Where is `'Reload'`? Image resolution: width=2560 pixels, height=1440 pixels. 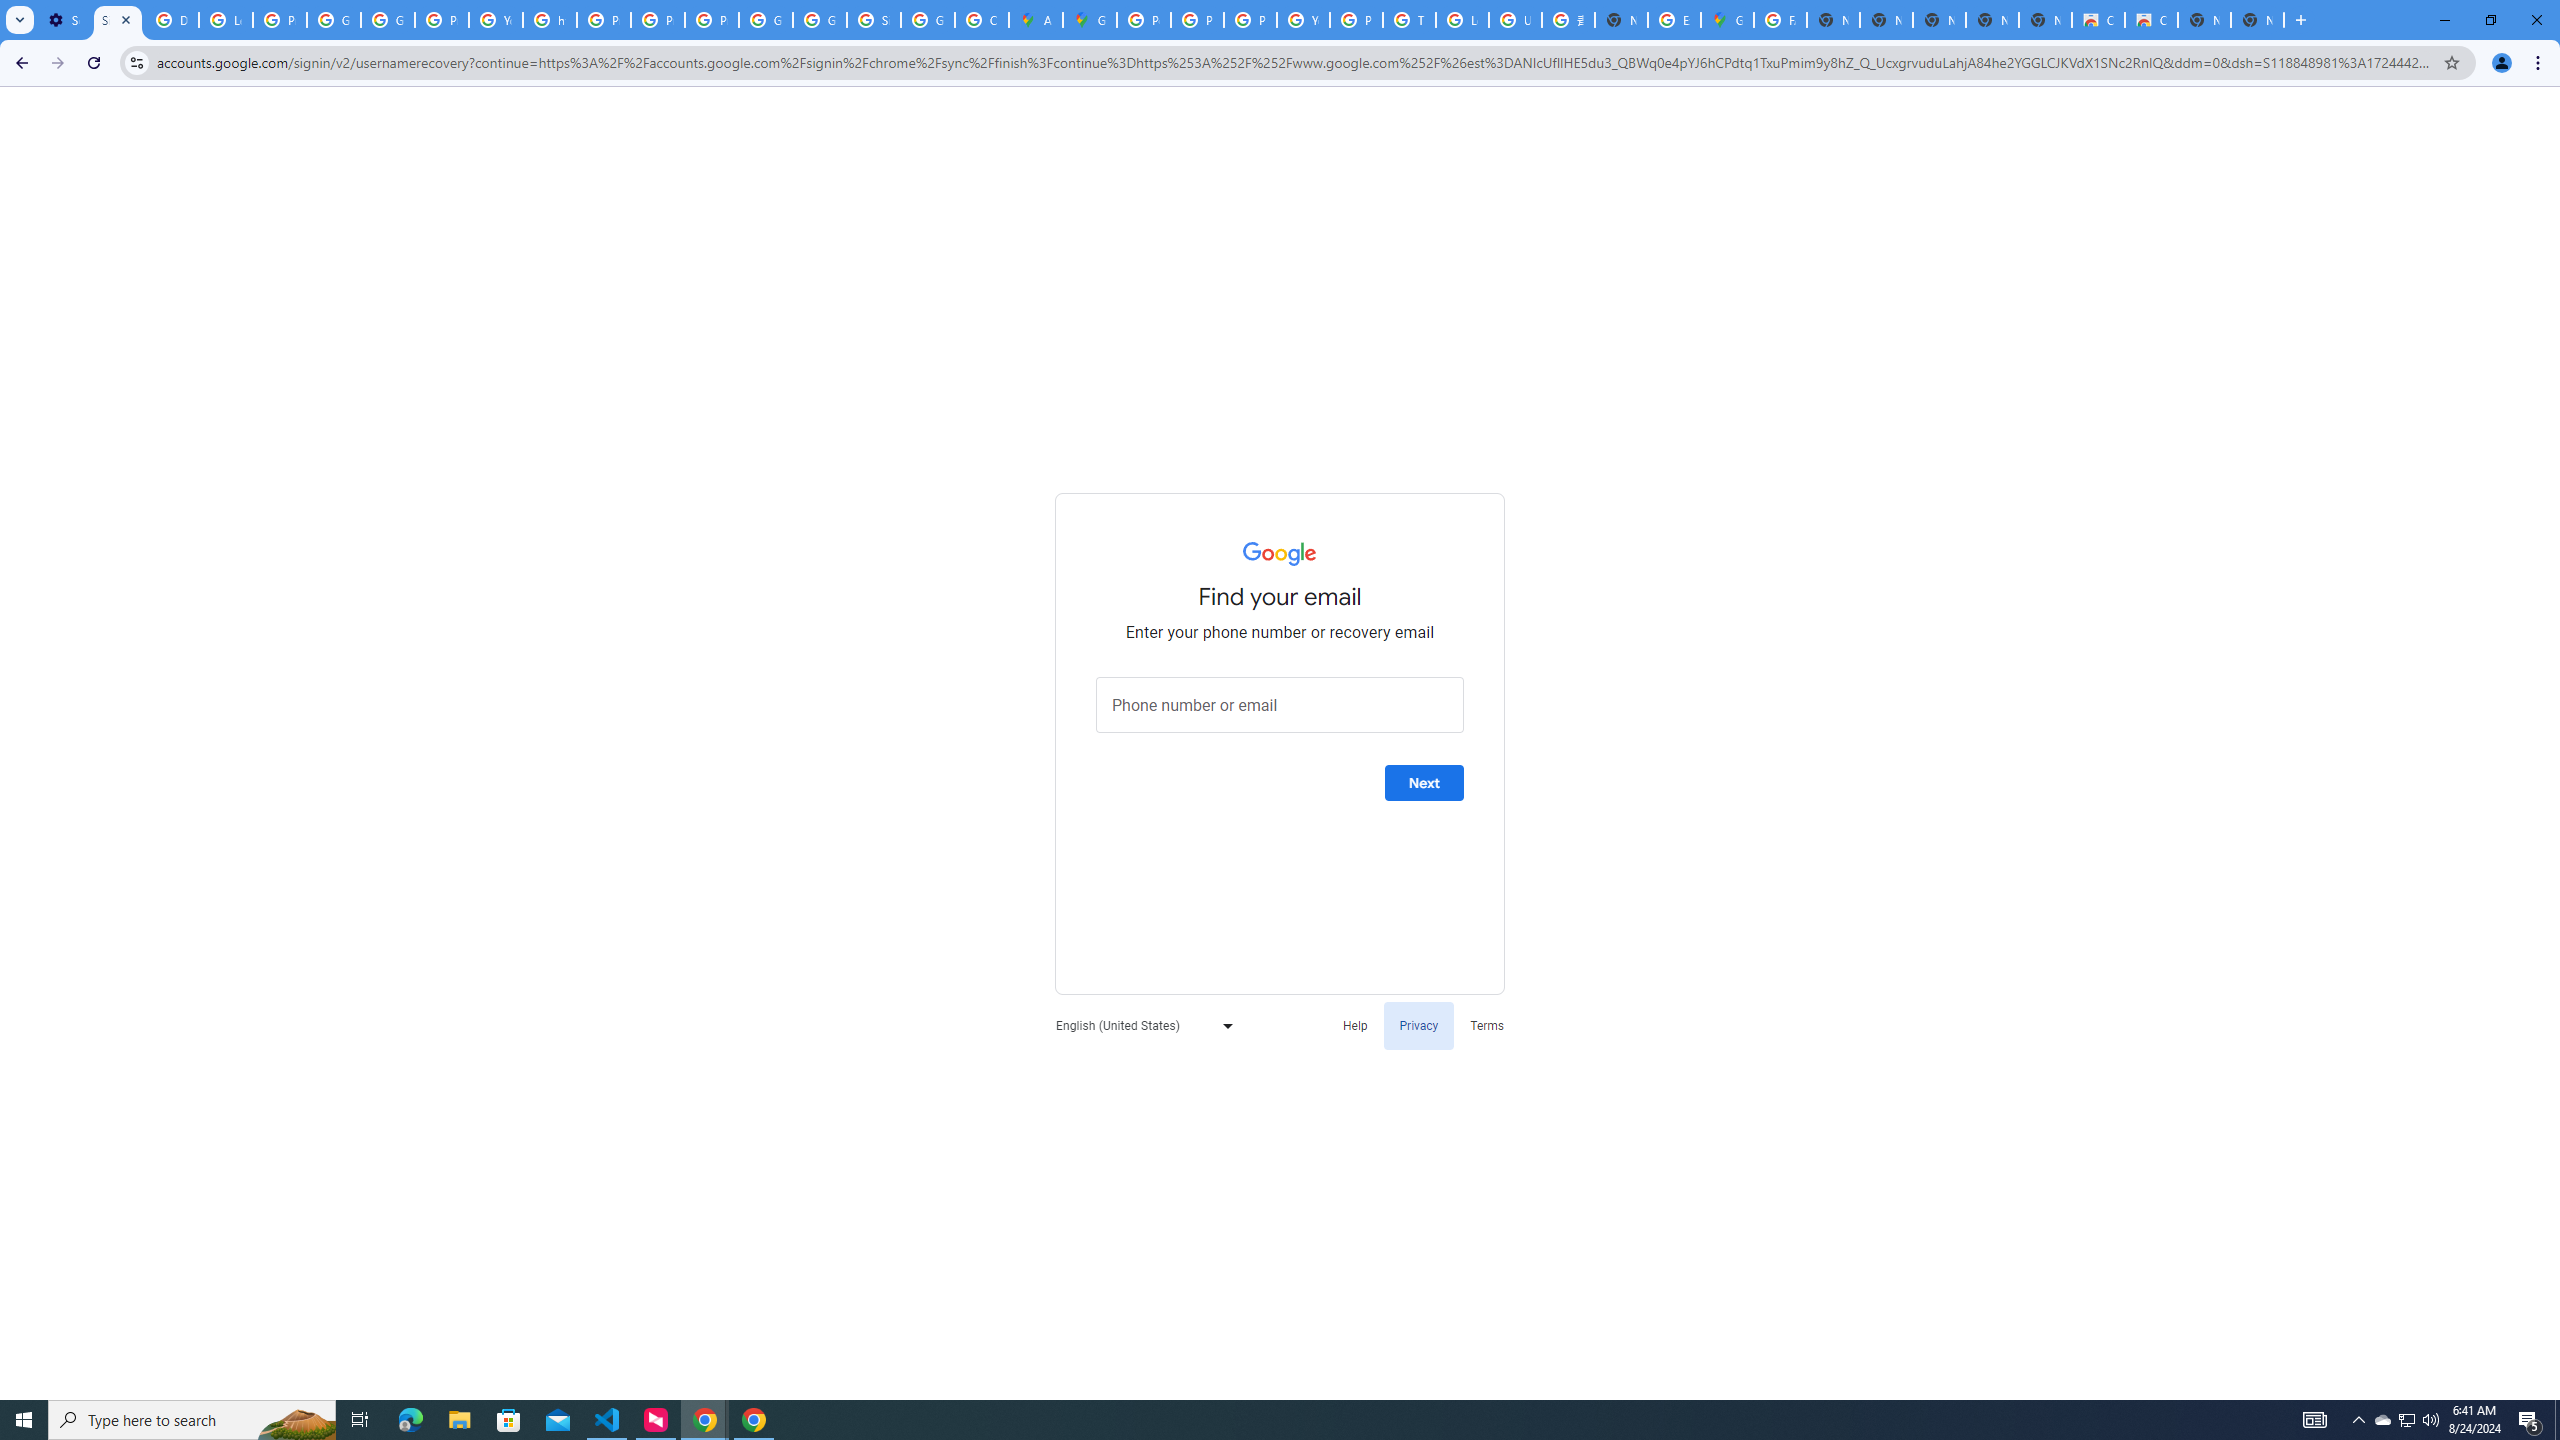
'Reload' is located at coordinates (93, 62).